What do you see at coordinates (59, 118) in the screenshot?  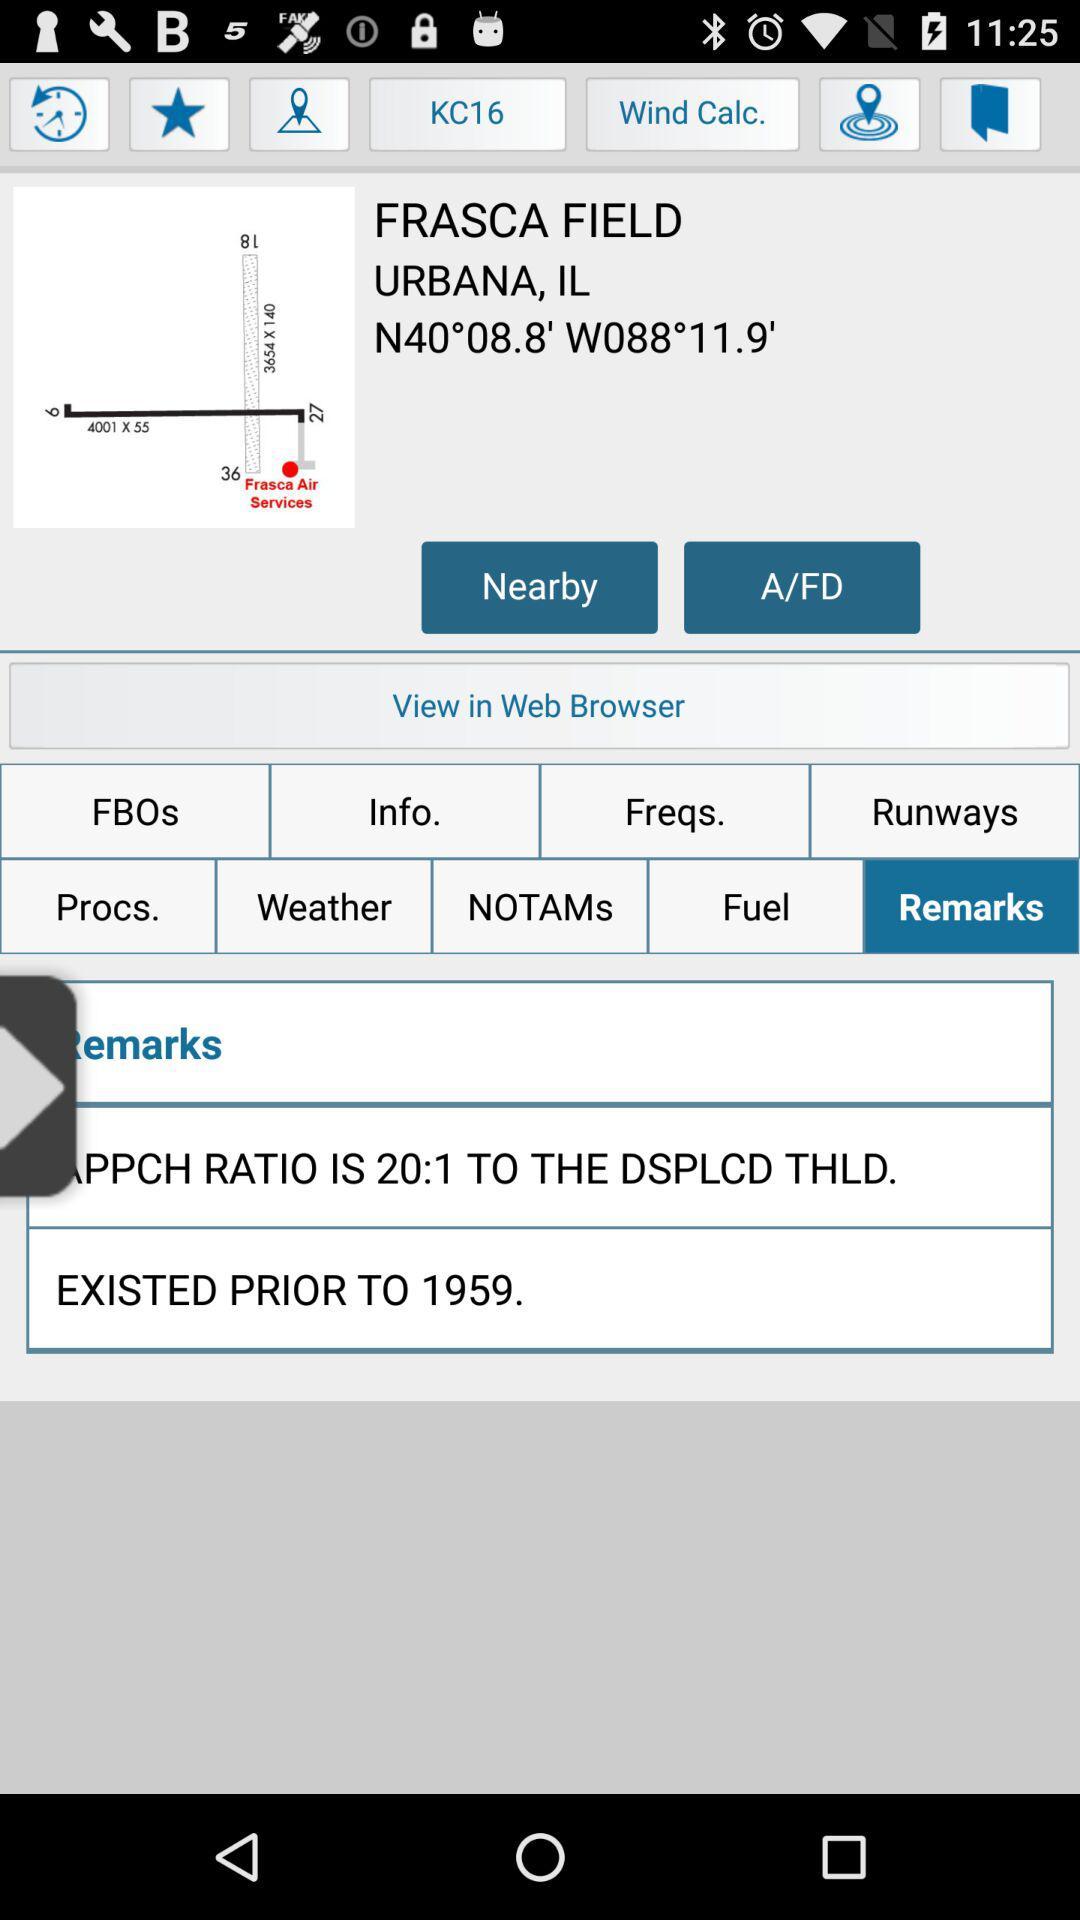 I see `clock option` at bounding box center [59, 118].